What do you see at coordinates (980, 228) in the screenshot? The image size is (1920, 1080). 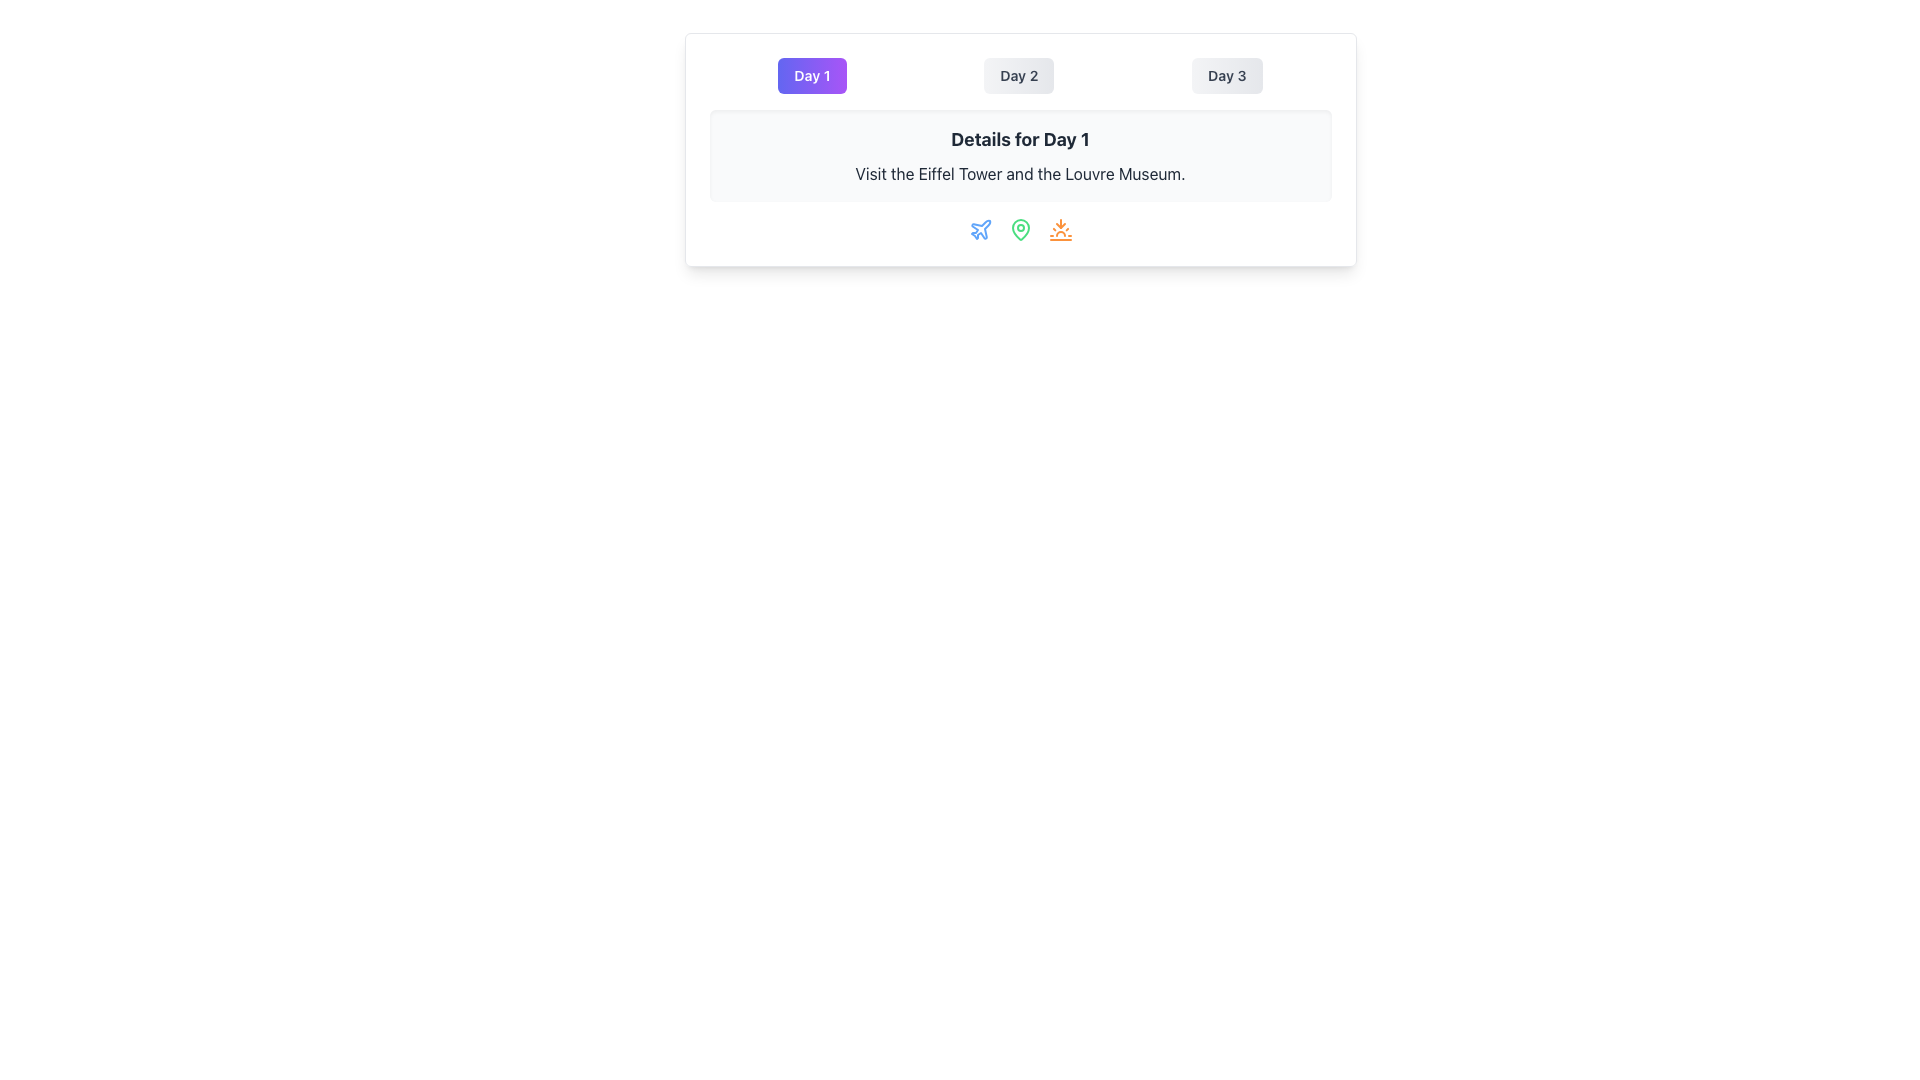 I see `the small blue airplane icon located at the center bottom section of the card` at bounding box center [980, 228].